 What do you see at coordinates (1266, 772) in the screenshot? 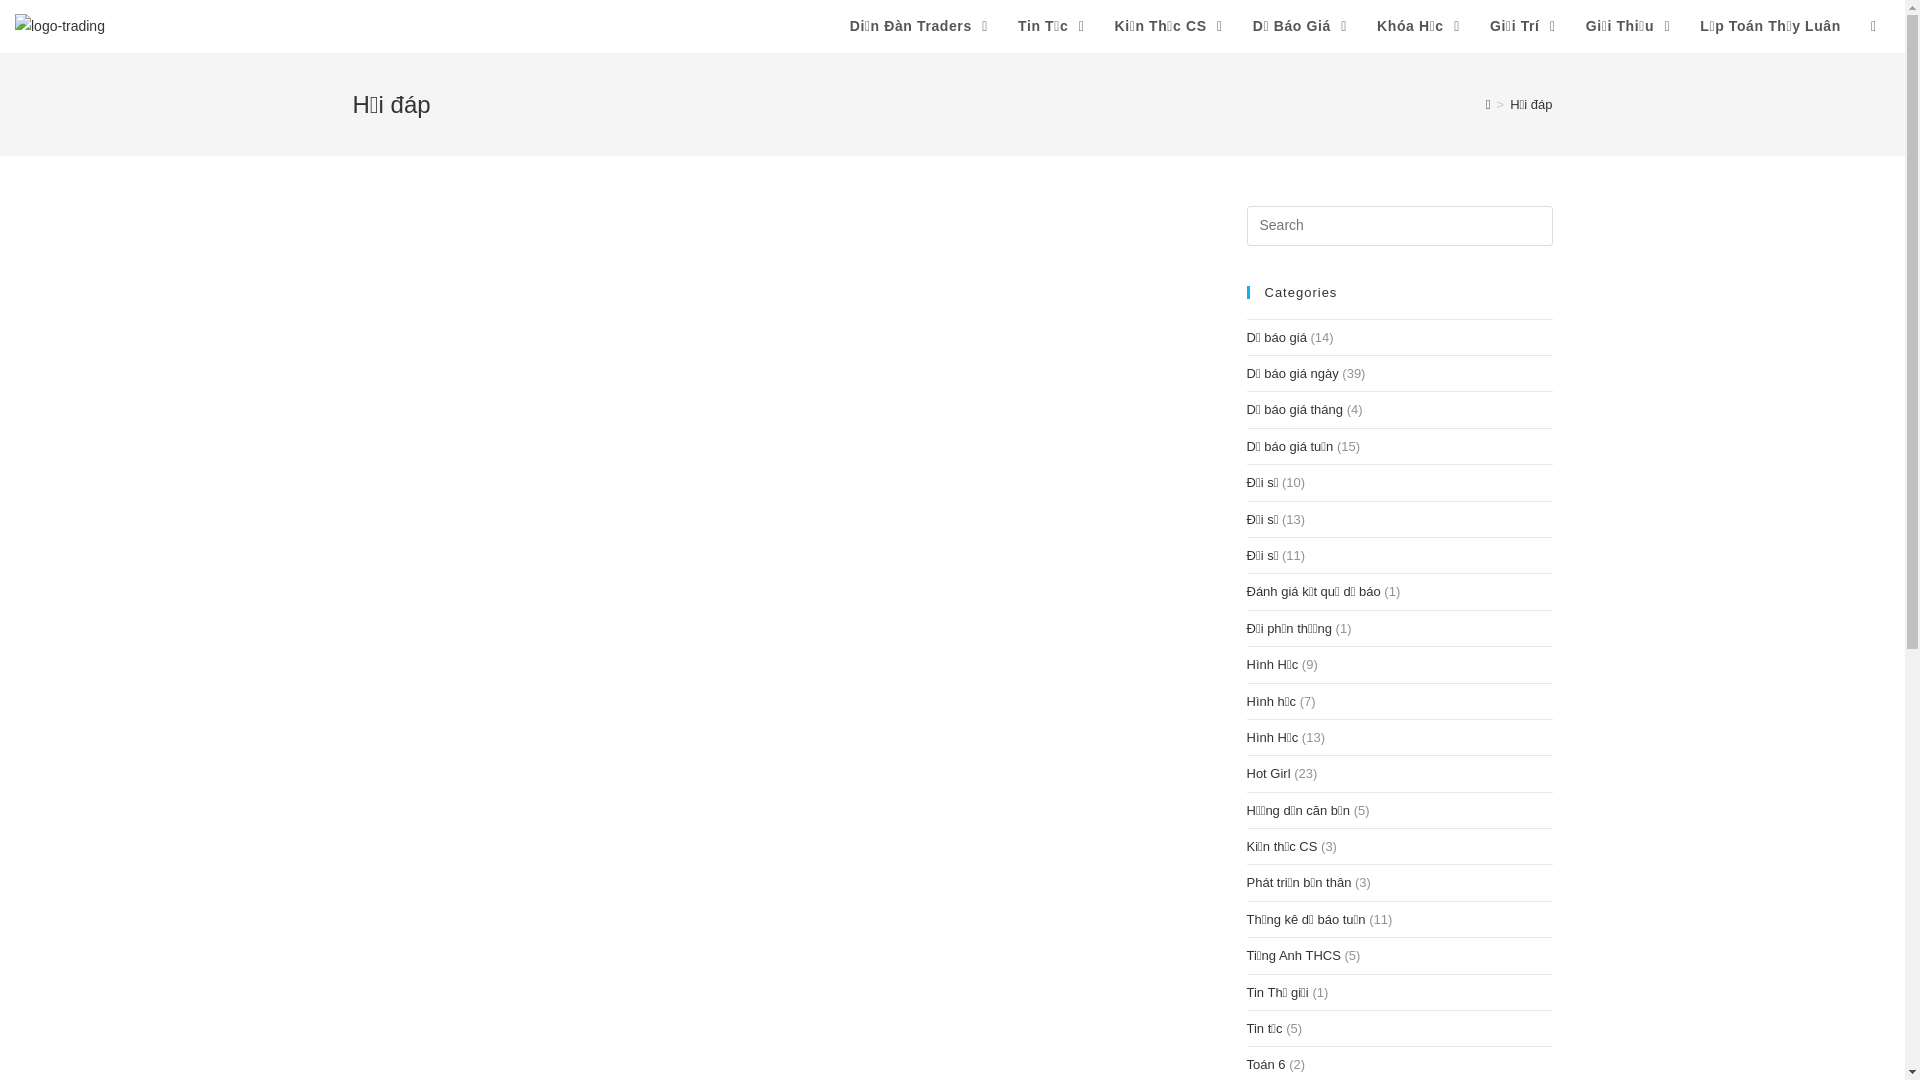
I see `'Hot Girl'` at bounding box center [1266, 772].